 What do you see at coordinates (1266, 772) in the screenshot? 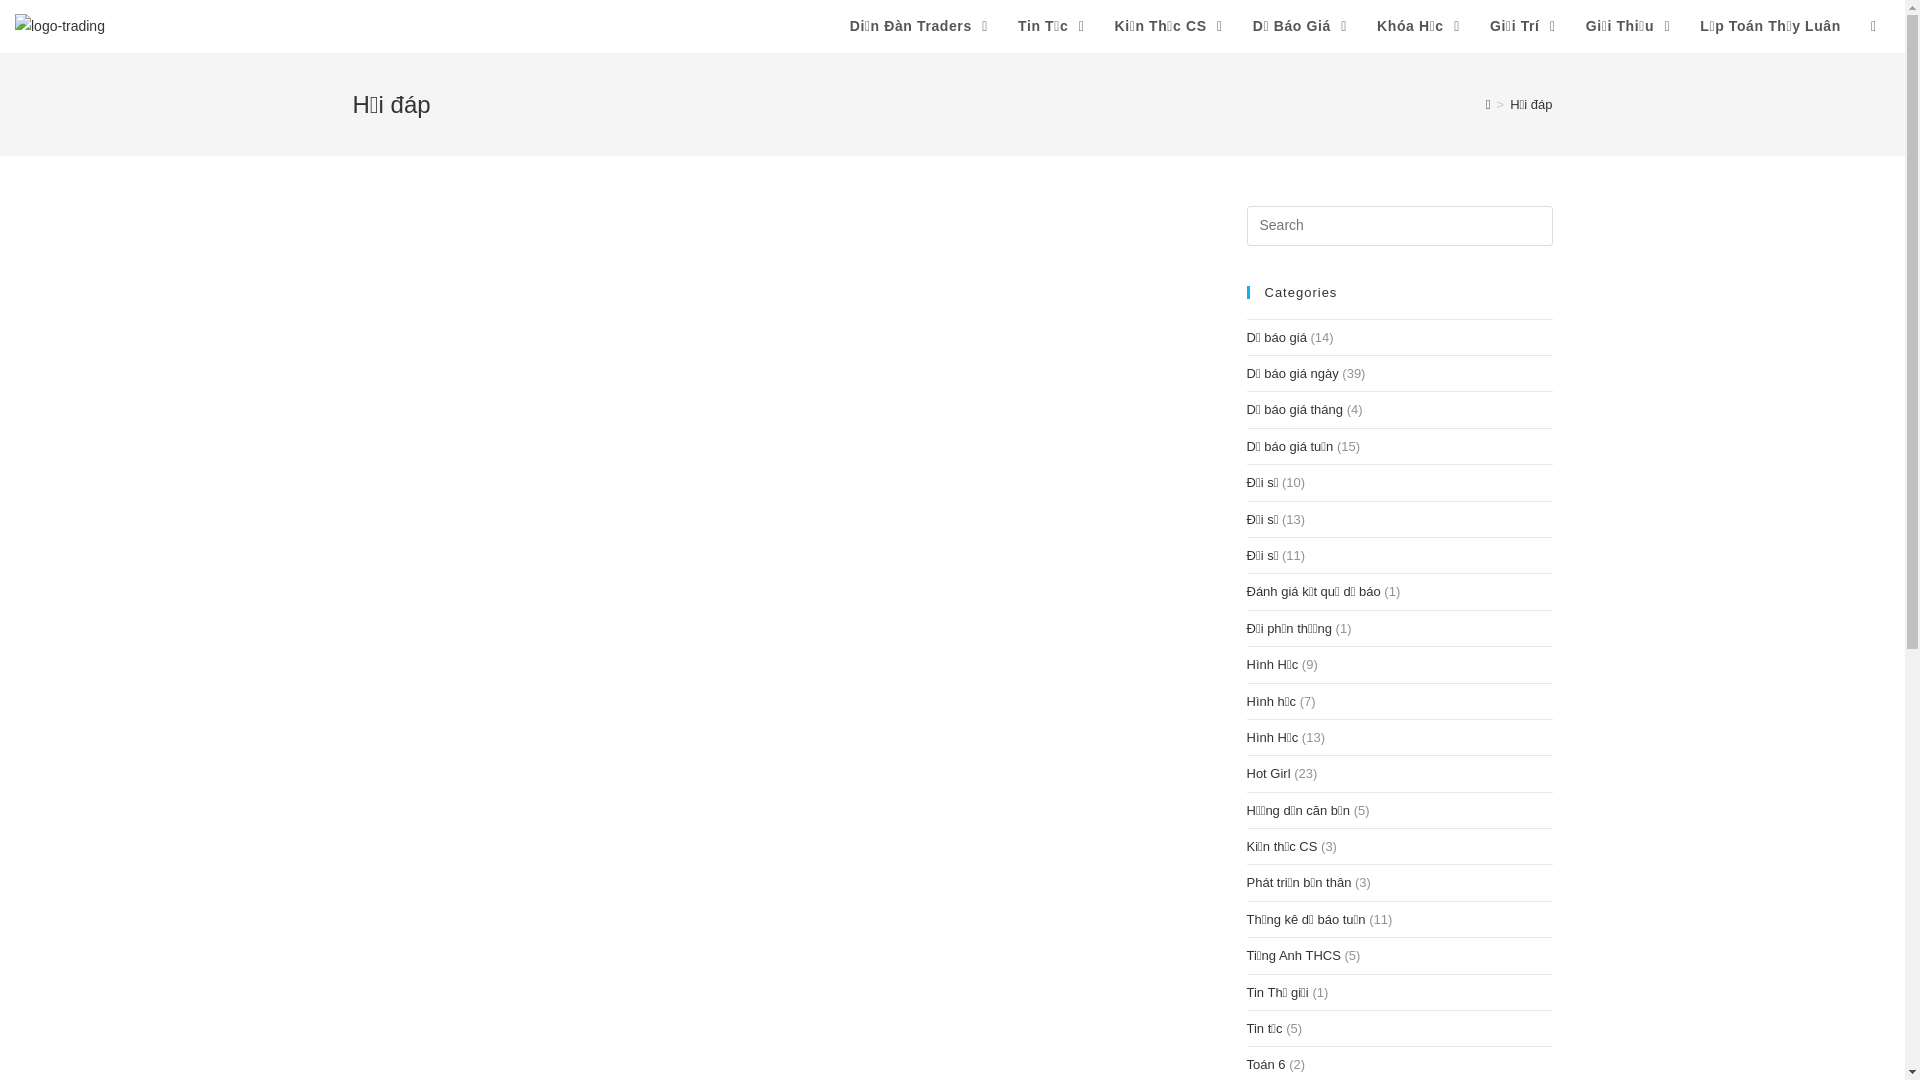
I see `'Hot Girl'` at bounding box center [1266, 772].